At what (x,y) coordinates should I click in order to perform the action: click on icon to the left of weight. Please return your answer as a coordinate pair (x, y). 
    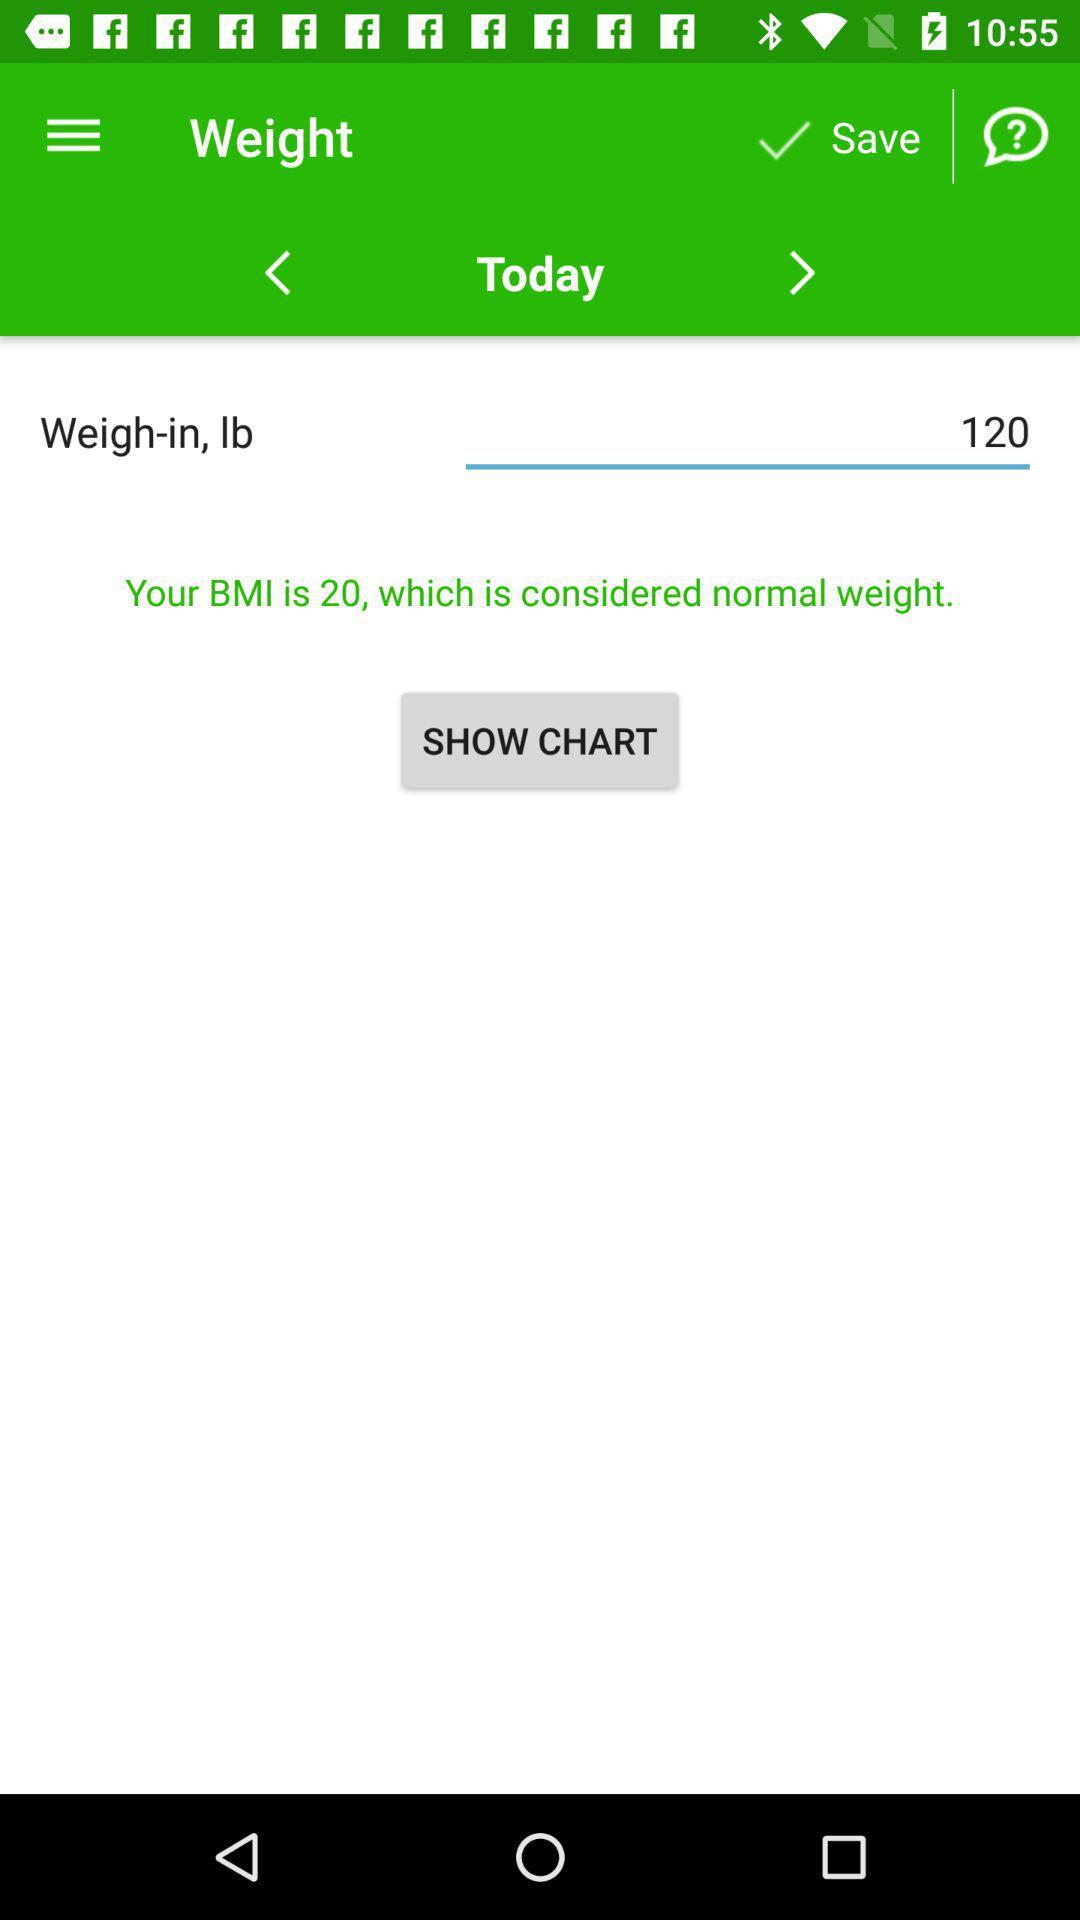
    Looking at the image, I should click on (72, 135).